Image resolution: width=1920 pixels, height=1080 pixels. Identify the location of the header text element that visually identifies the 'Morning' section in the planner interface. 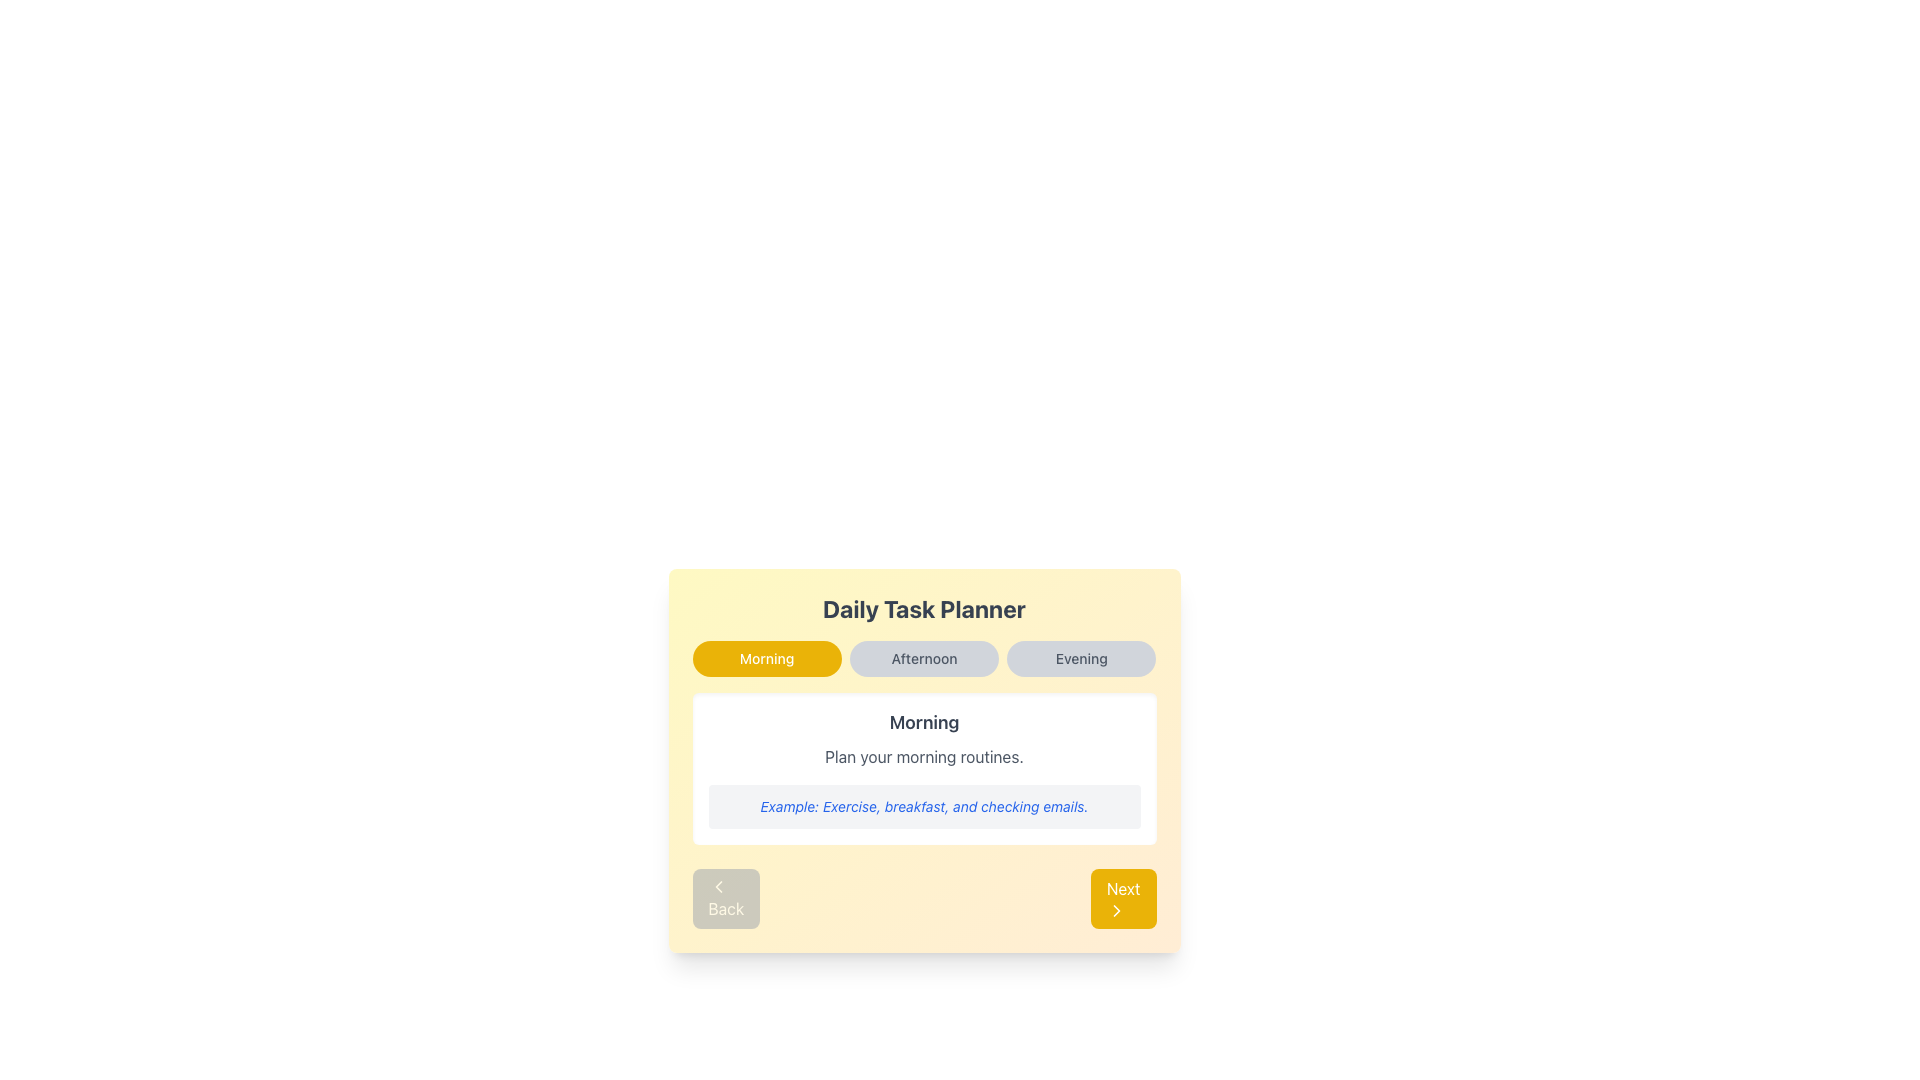
(923, 722).